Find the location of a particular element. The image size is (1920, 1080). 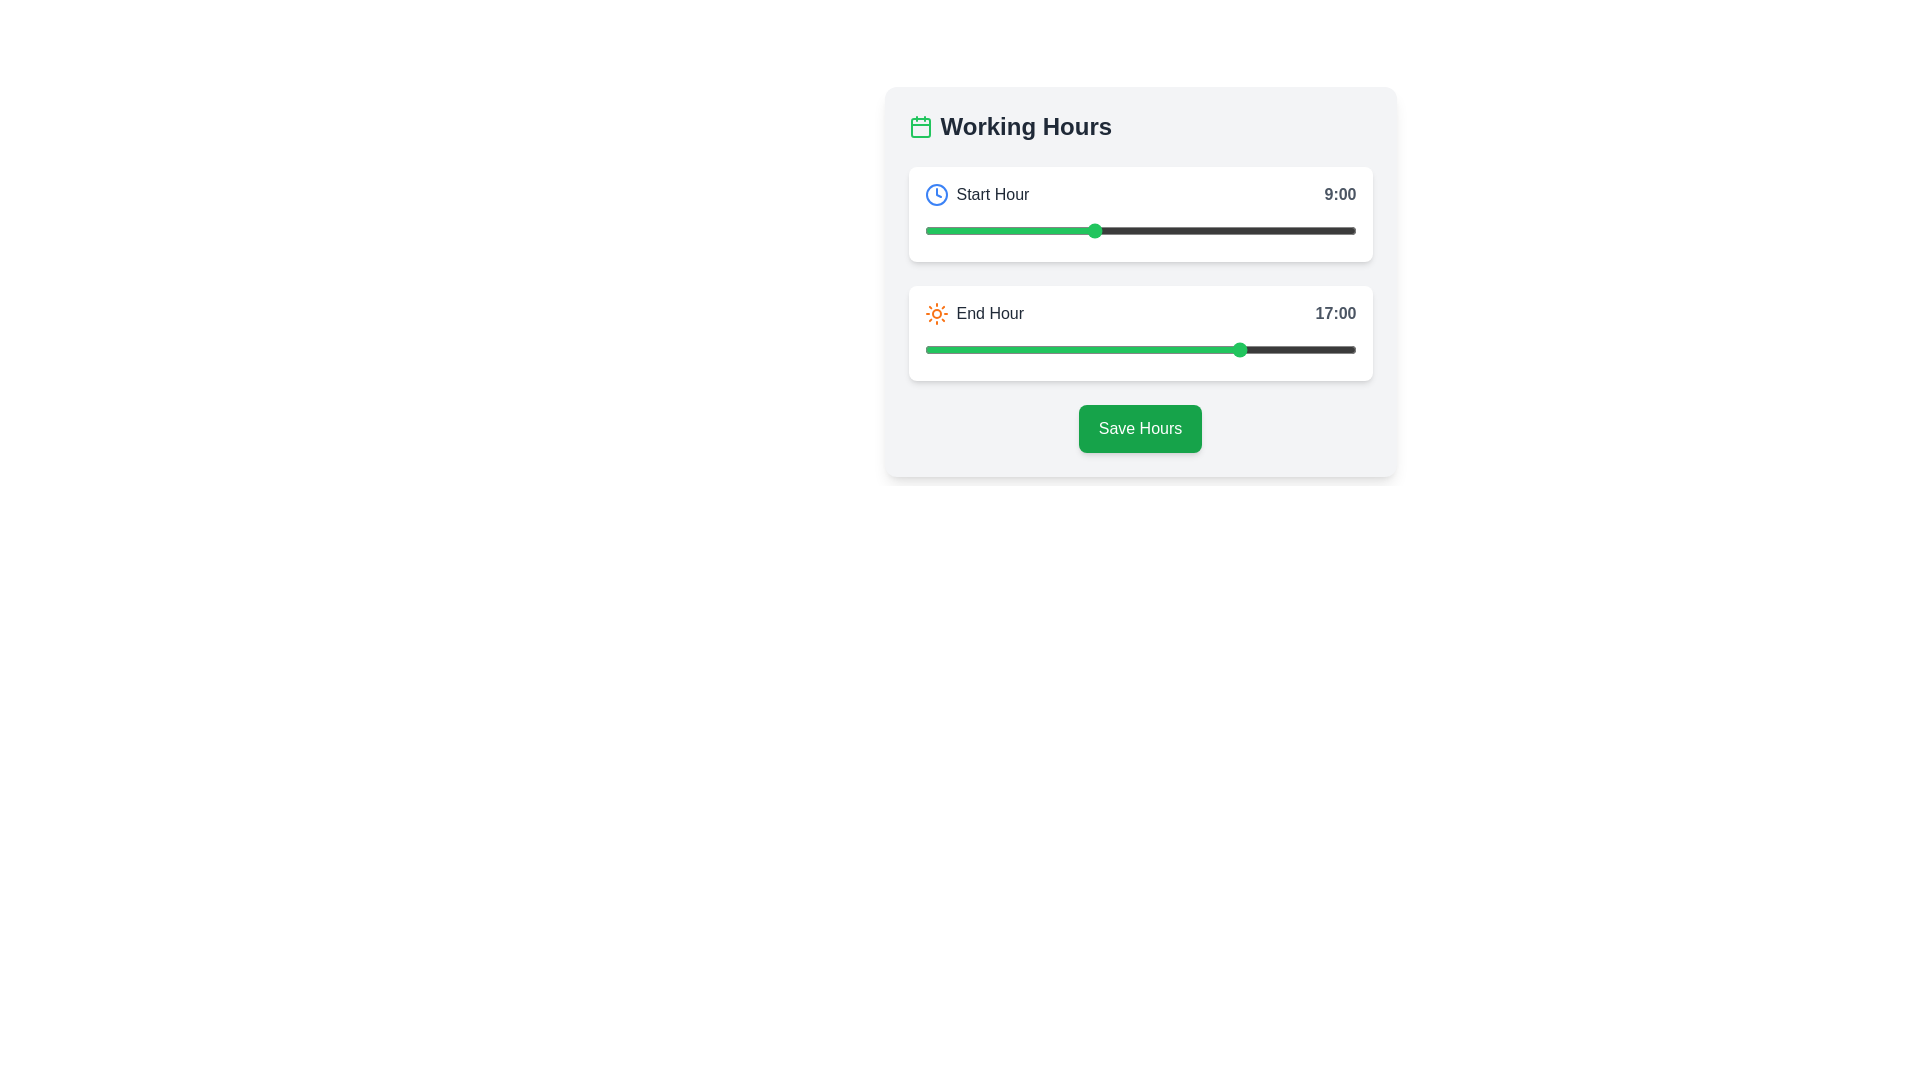

the start hour is located at coordinates (1242, 230).